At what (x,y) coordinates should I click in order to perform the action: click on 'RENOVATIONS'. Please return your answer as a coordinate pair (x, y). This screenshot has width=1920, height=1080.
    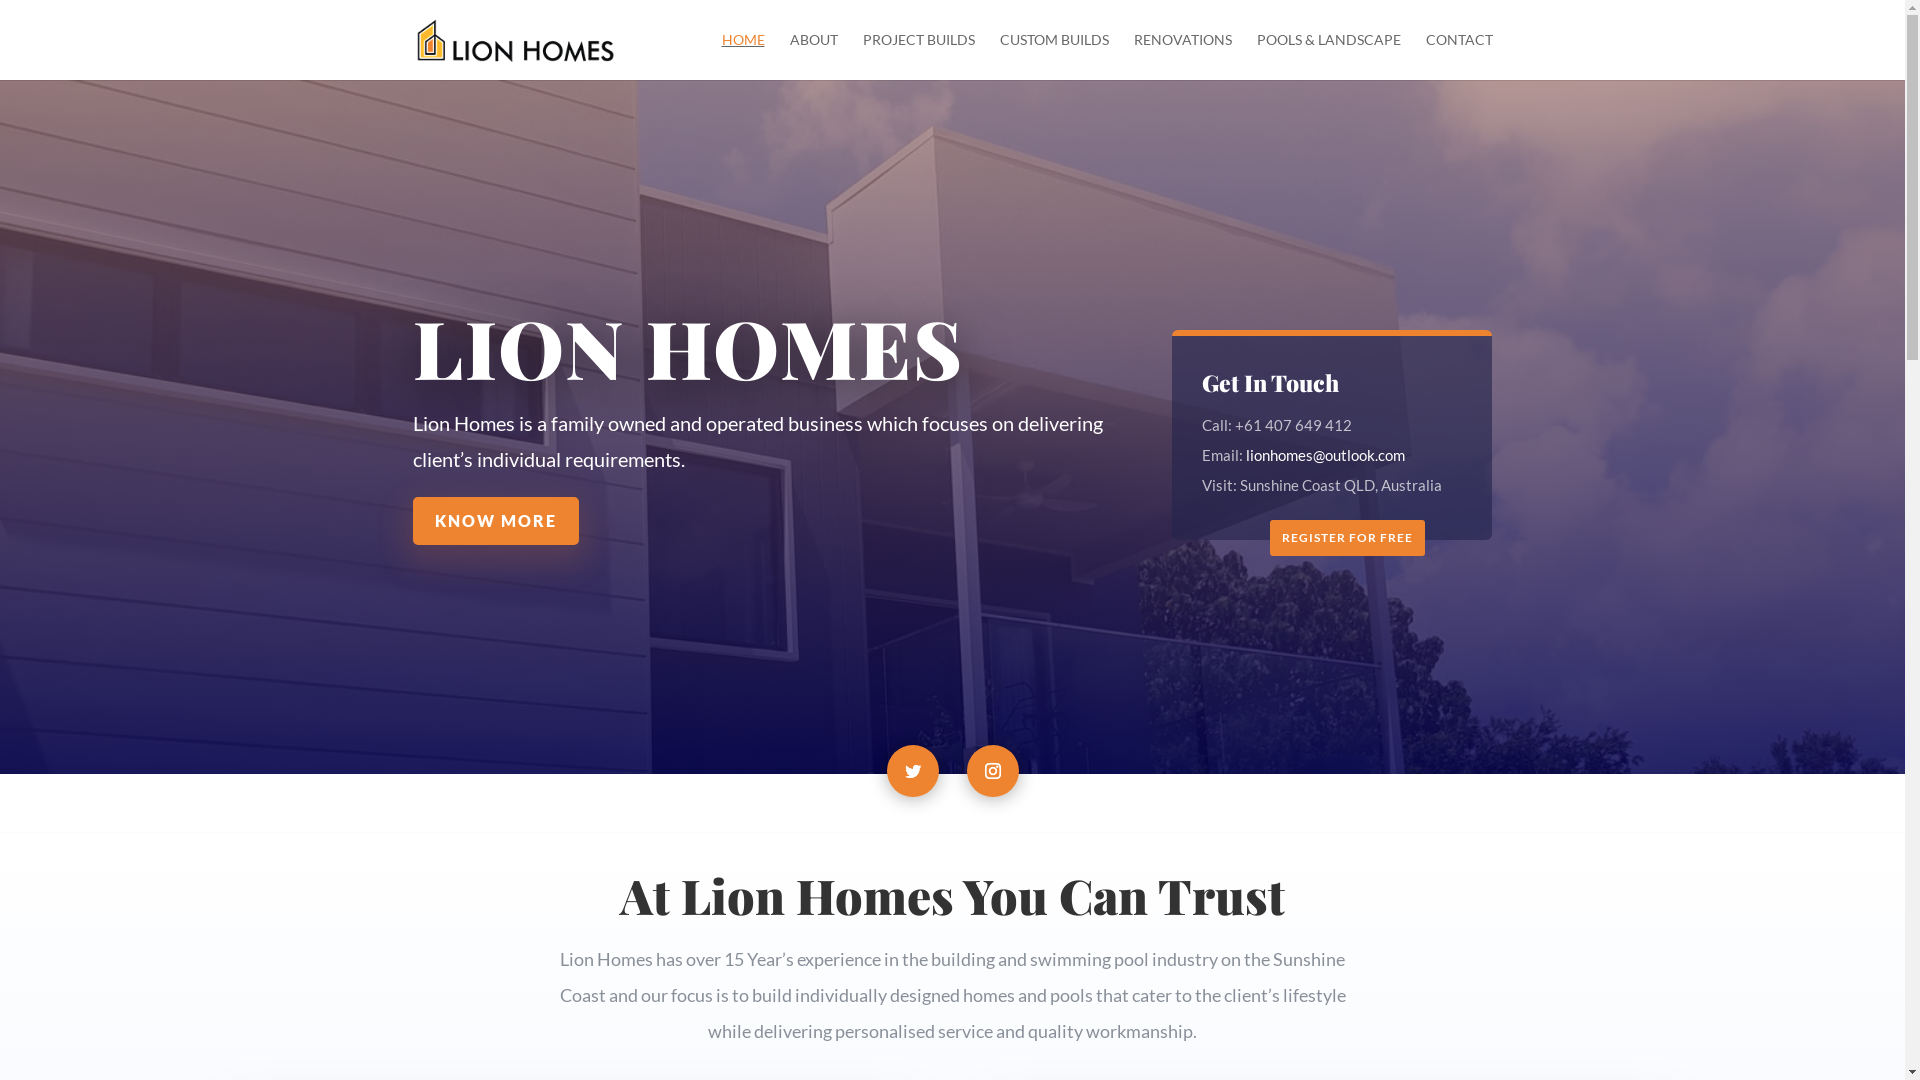
    Looking at the image, I should click on (1182, 55).